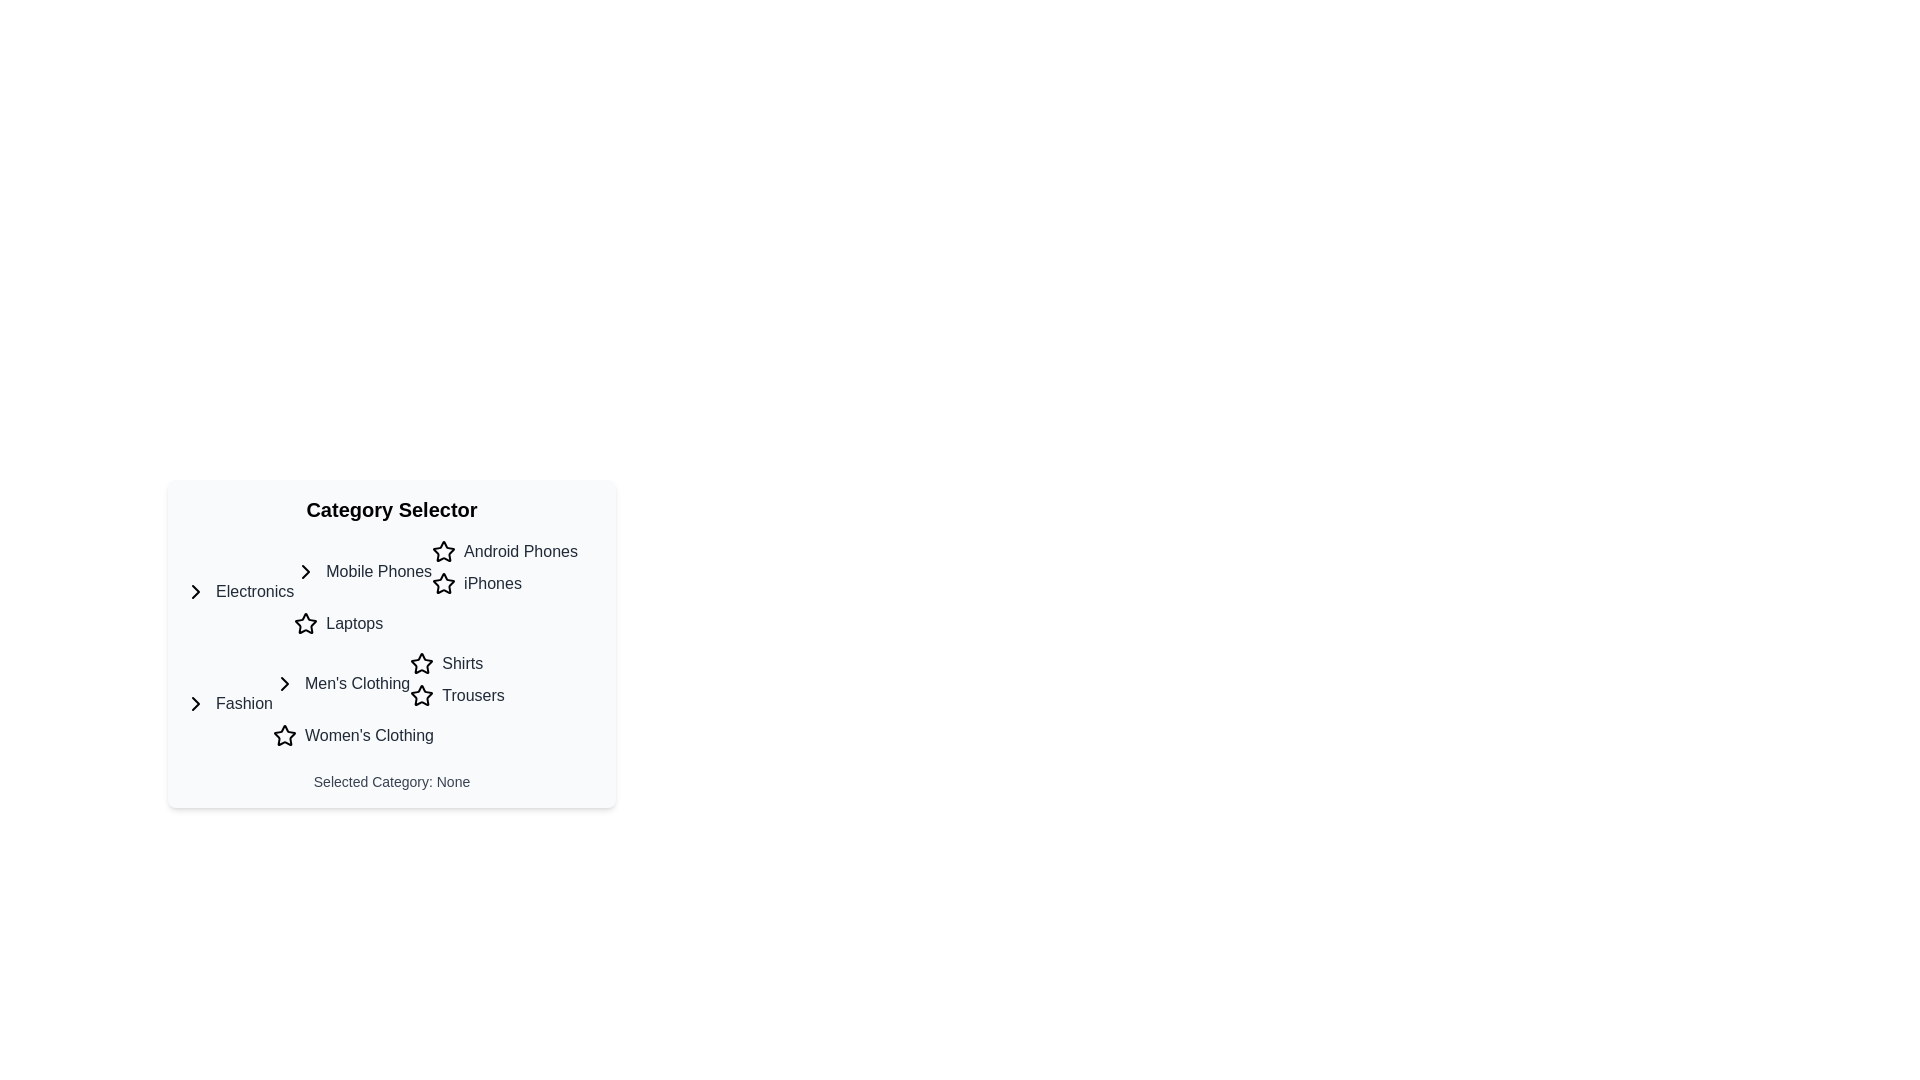 This screenshot has height=1080, width=1920. Describe the element at coordinates (456, 663) in the screenshot. I see `the 'Shirts' category option, which is represented by a star icon followed by the text 'Shirts' in dark grey, located under the 'Men's Clothing' section of the 'Fashion' category` at that location.